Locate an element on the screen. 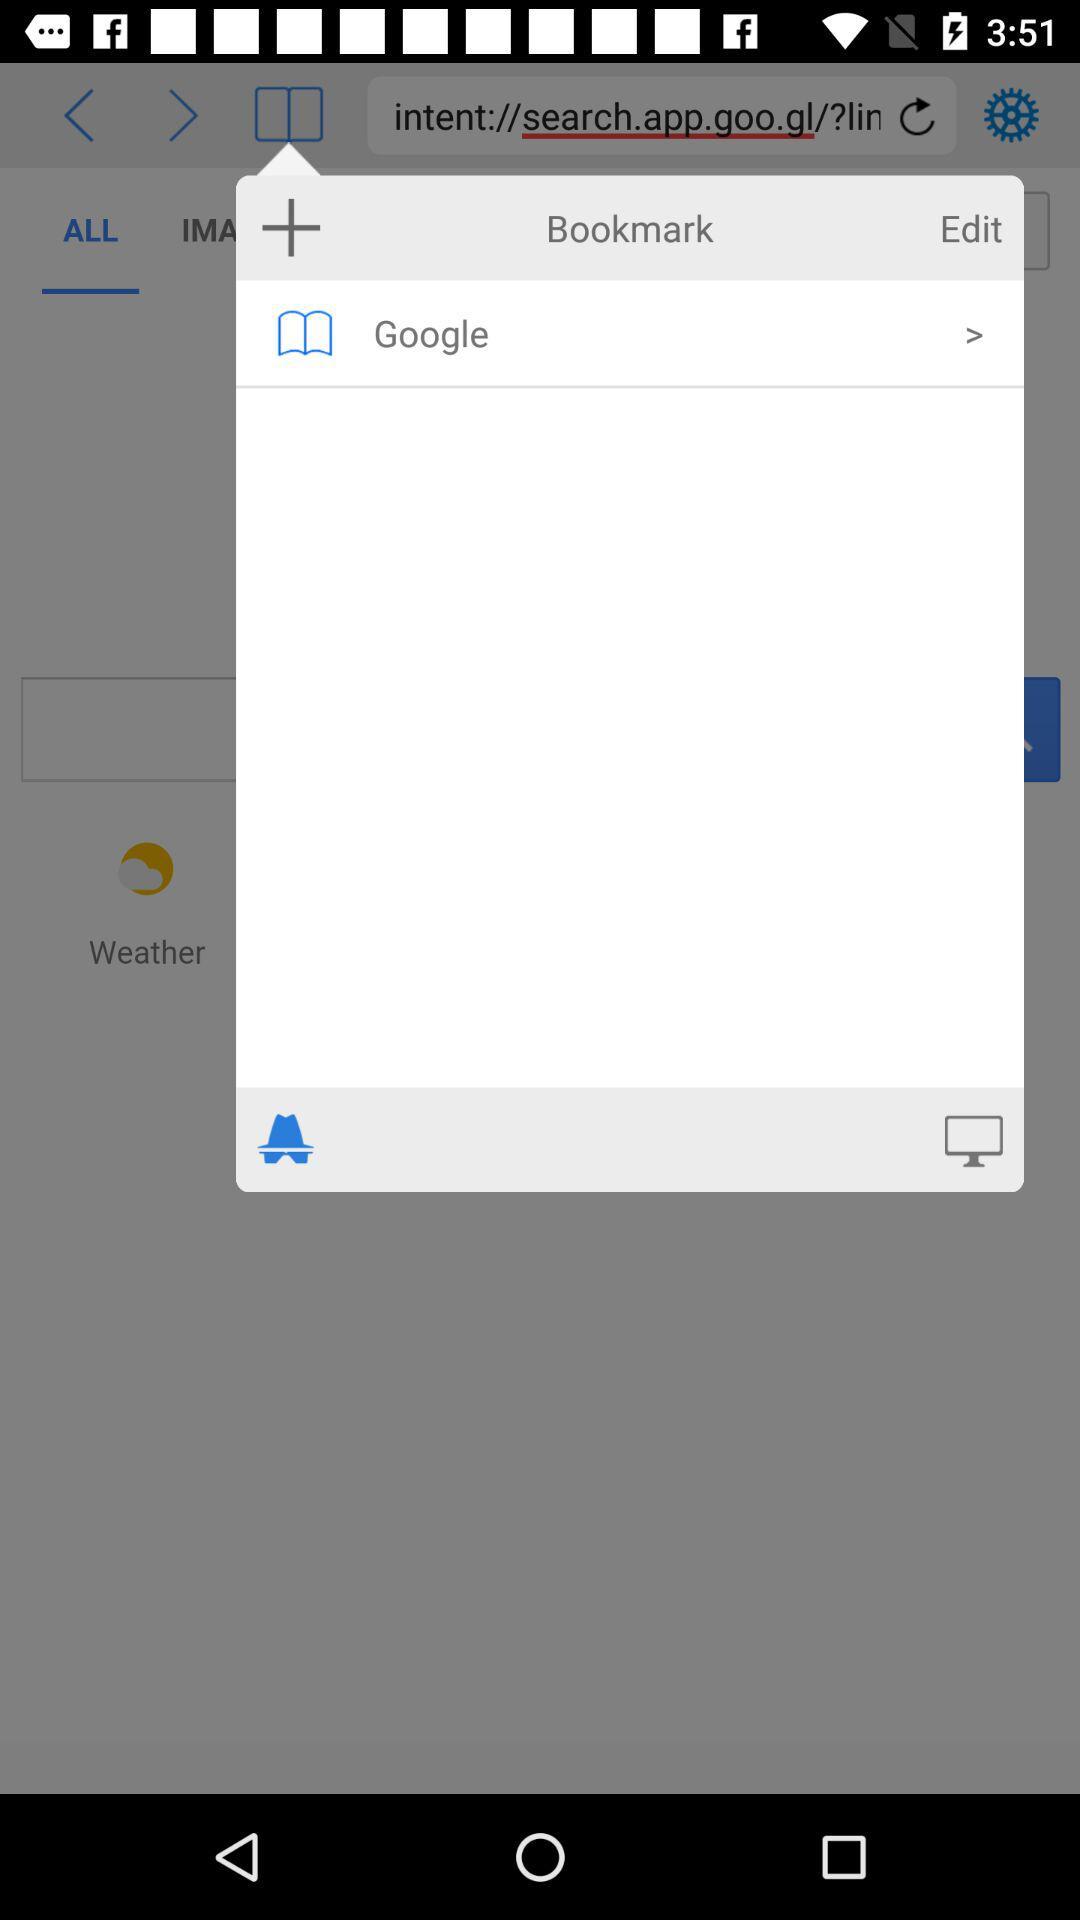 This screenshot has width=1080, height=1920. icon below the edit icon is located at coordinates (973, 332).